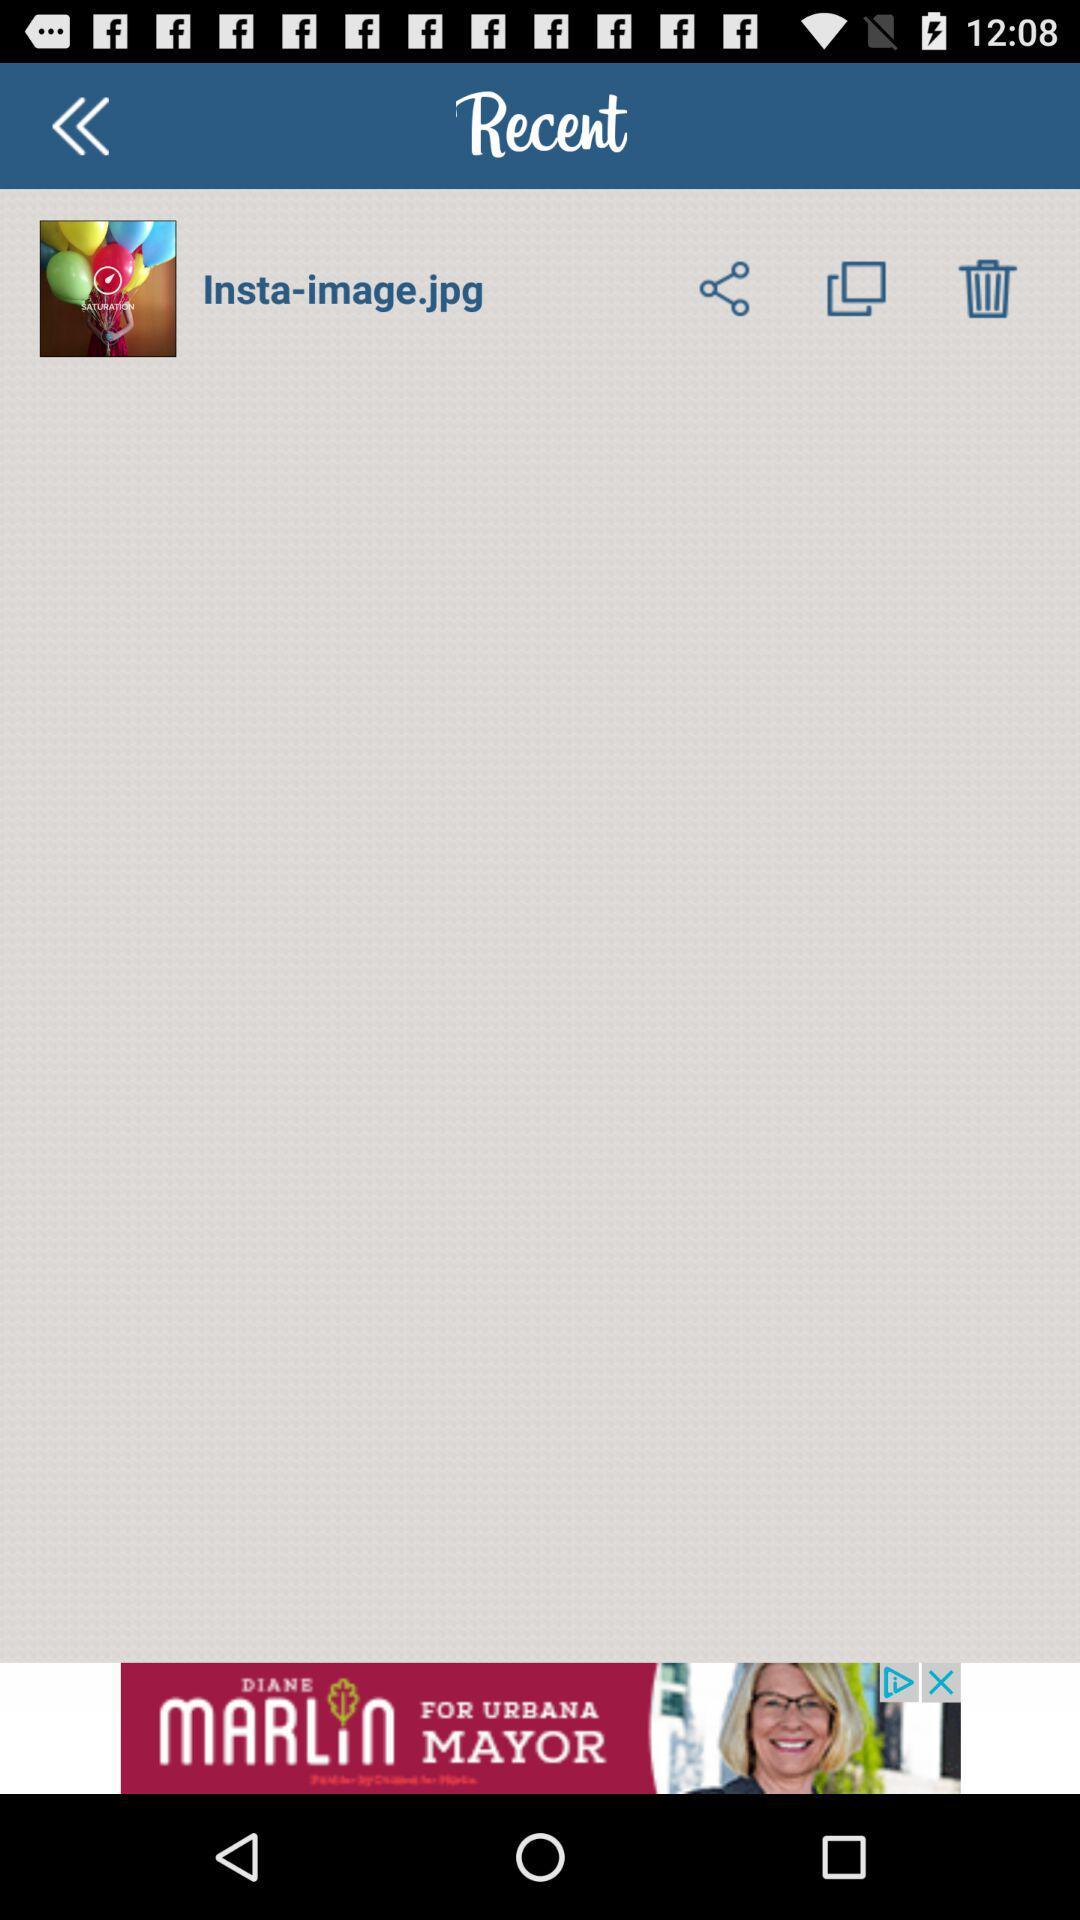  I want to click on go back, so click(79, 124).